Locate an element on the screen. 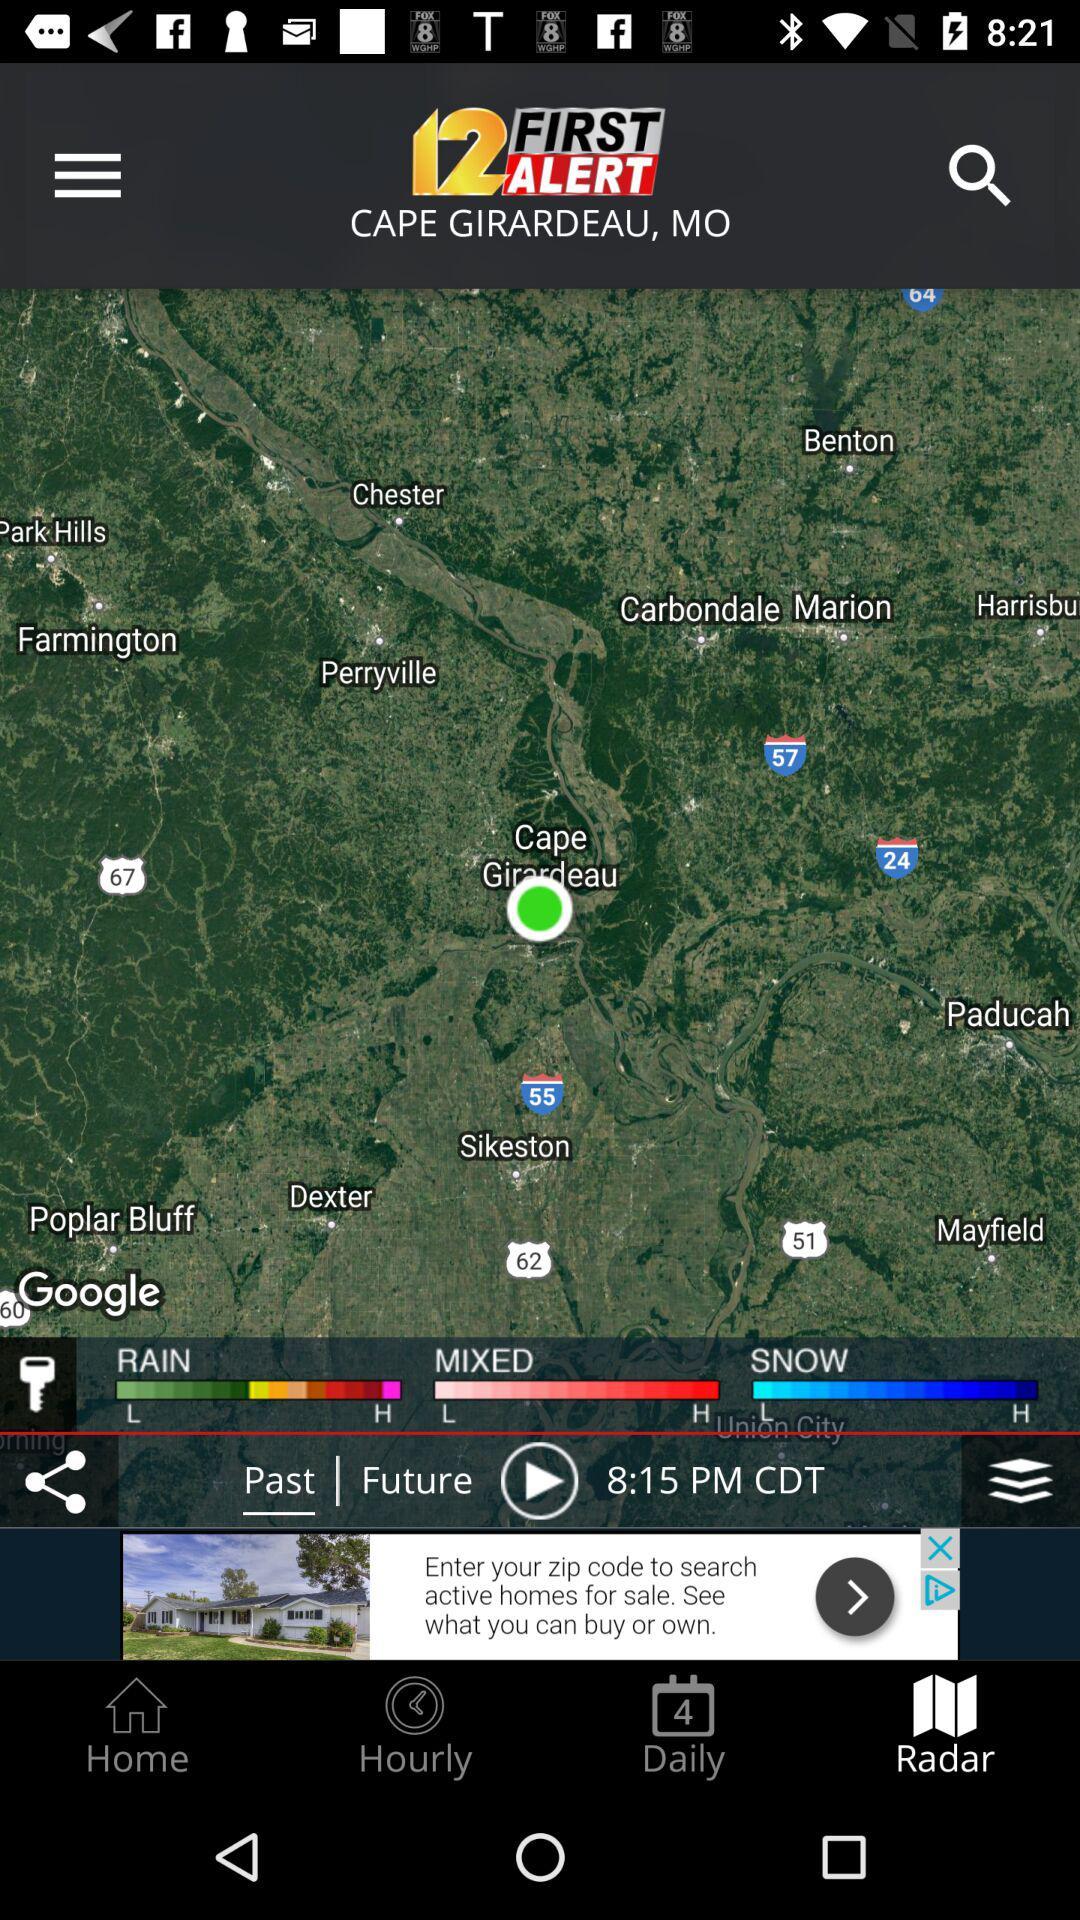 The height and width of the screenshot is (1920, 1080). the layers icon is located at coordinates (1020, 1480).